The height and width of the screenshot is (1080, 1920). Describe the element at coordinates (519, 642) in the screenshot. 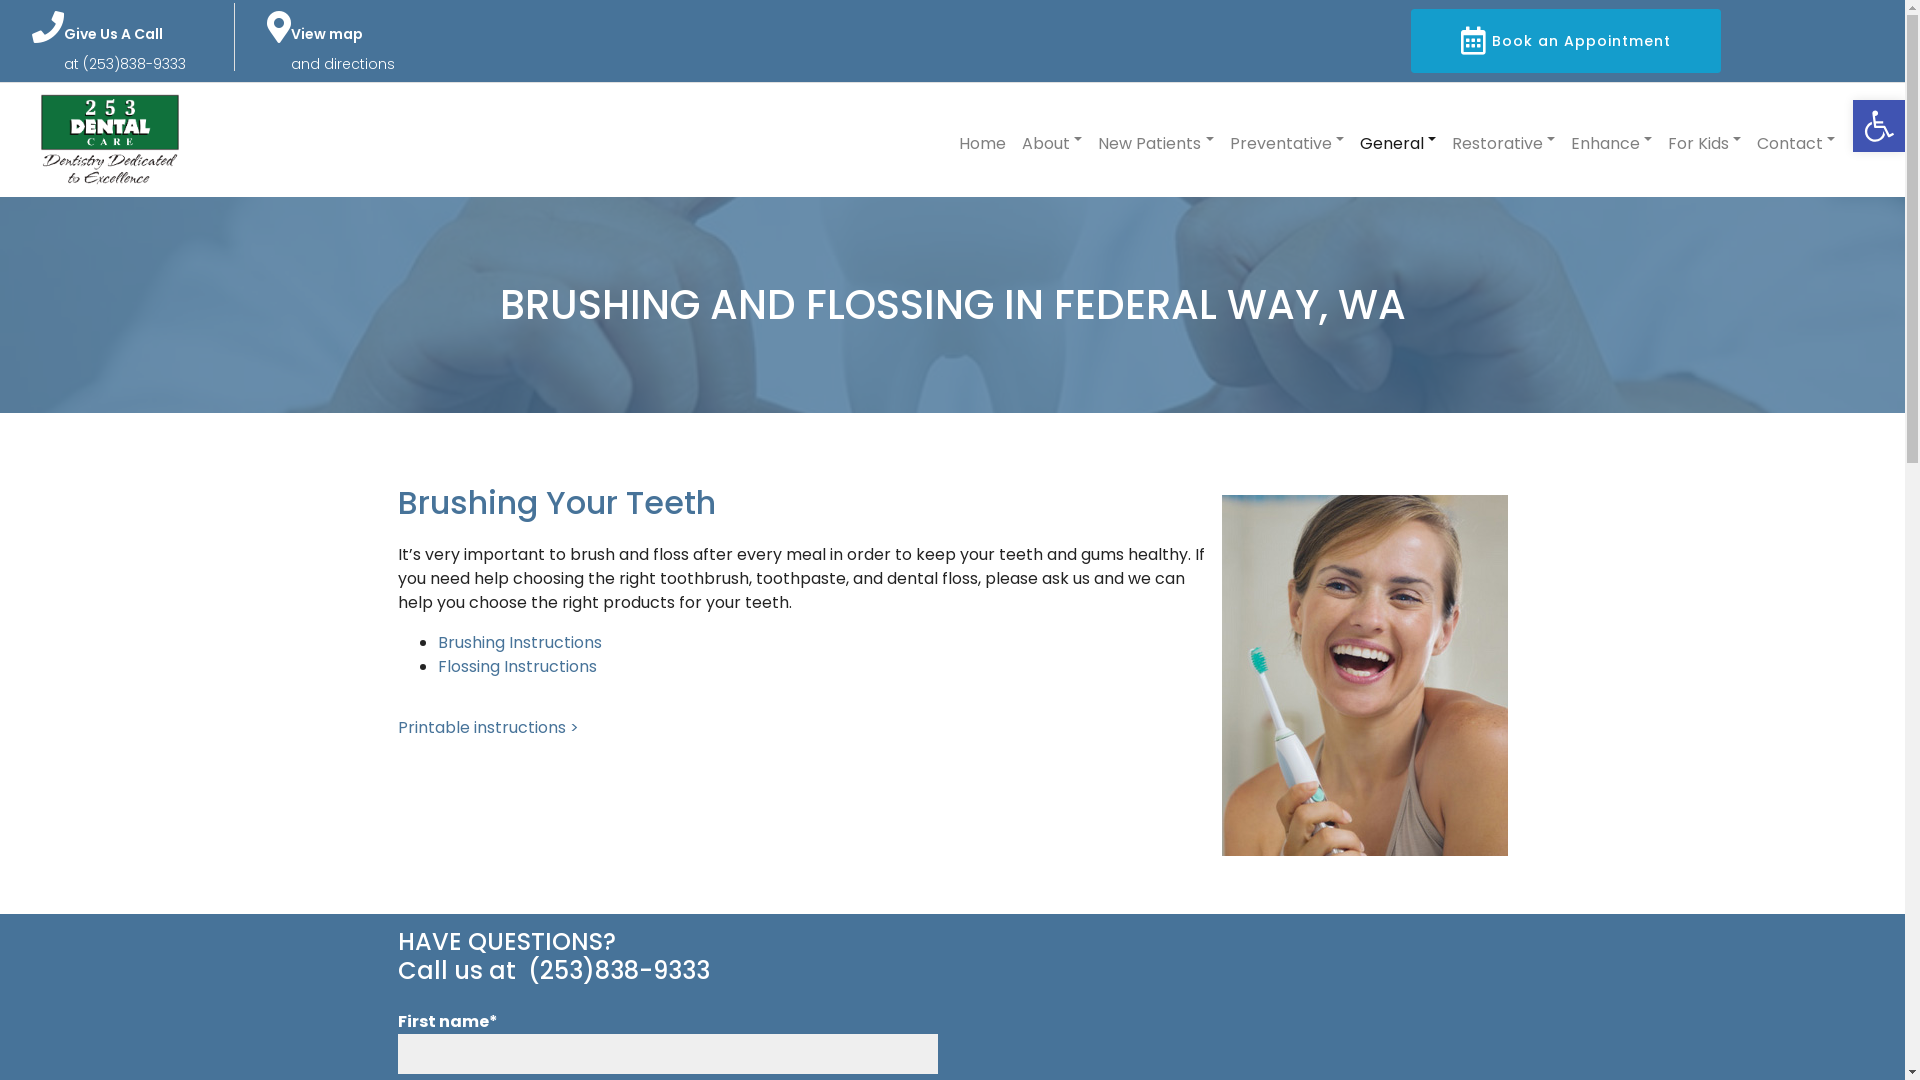

I see `'Brushing Instructions'` at that location.